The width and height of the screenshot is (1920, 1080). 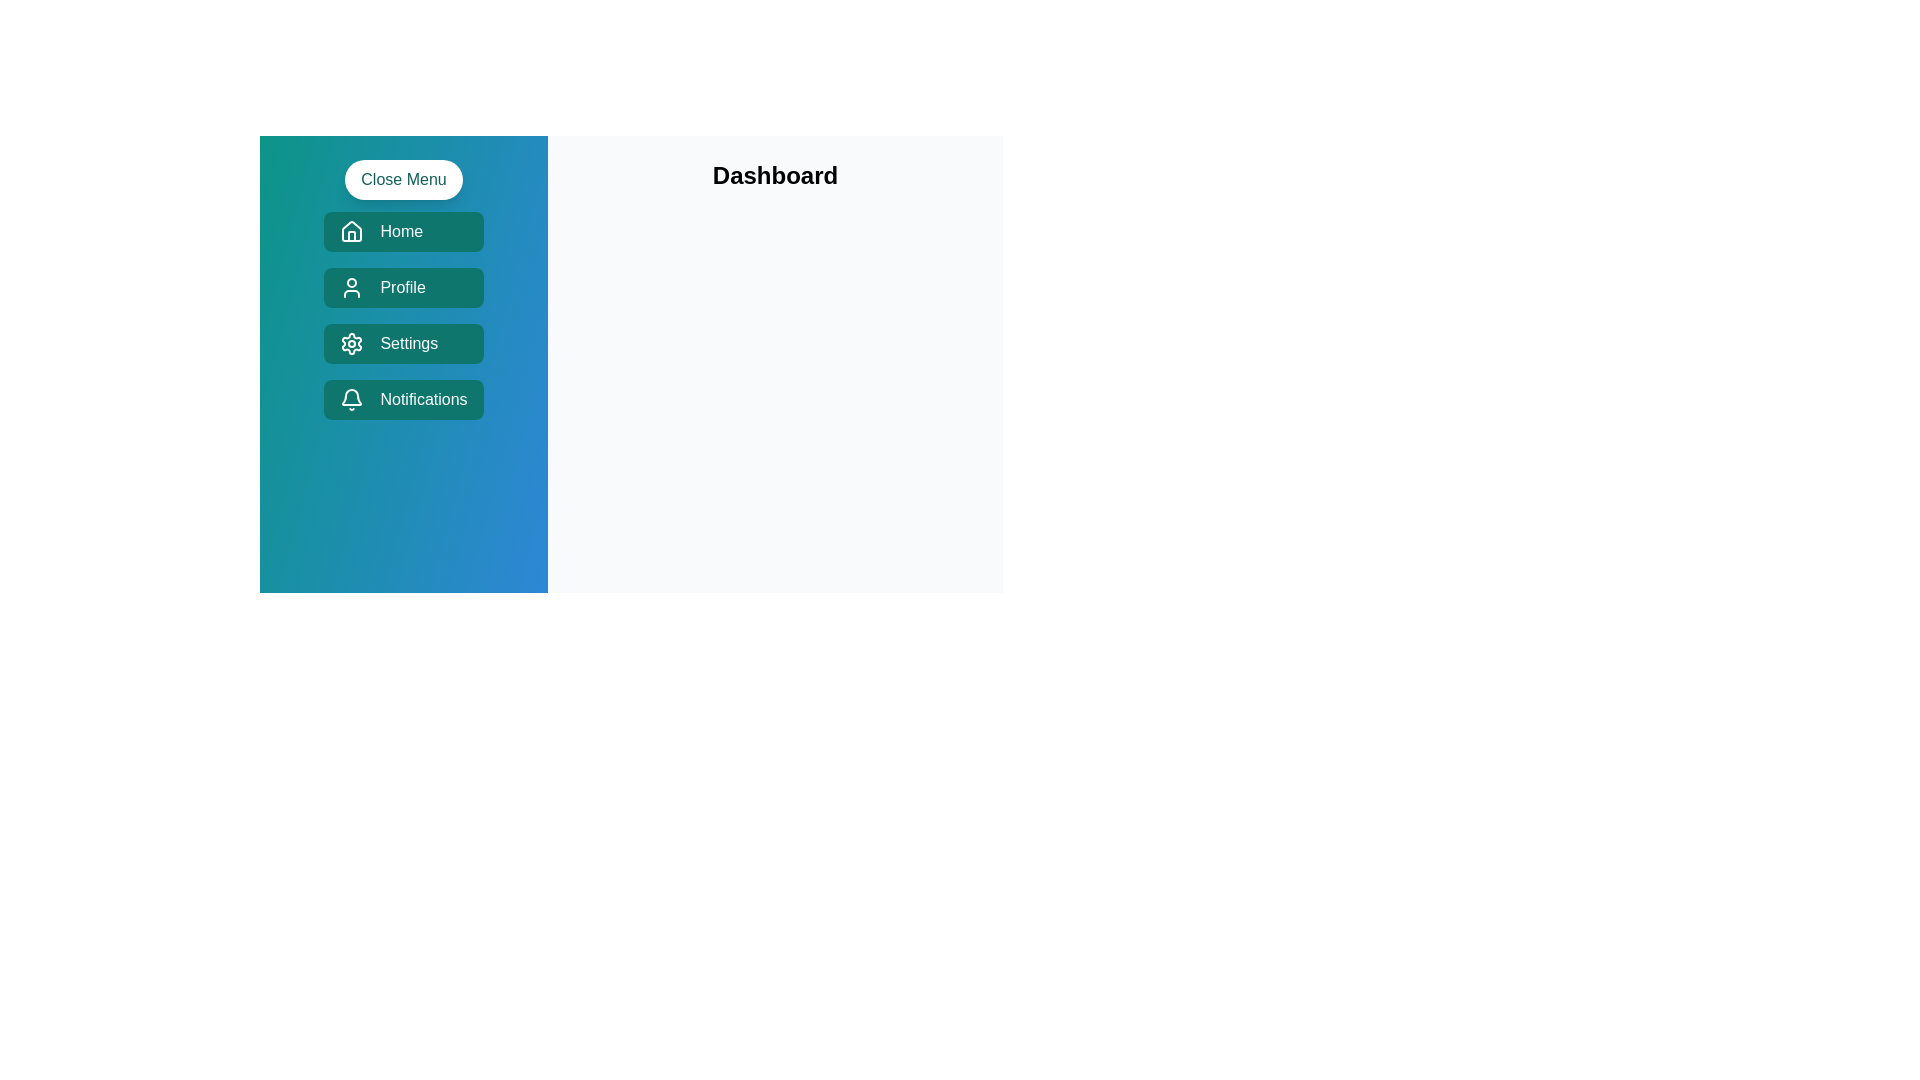 What do you see at coordinates (402, 180) in the screenshot?
I see `the 'Close Menu' button, which is a horizontally elongated button with a white background and teal text, located at the top of the sidebar menu` at bounding box center [402, 180].